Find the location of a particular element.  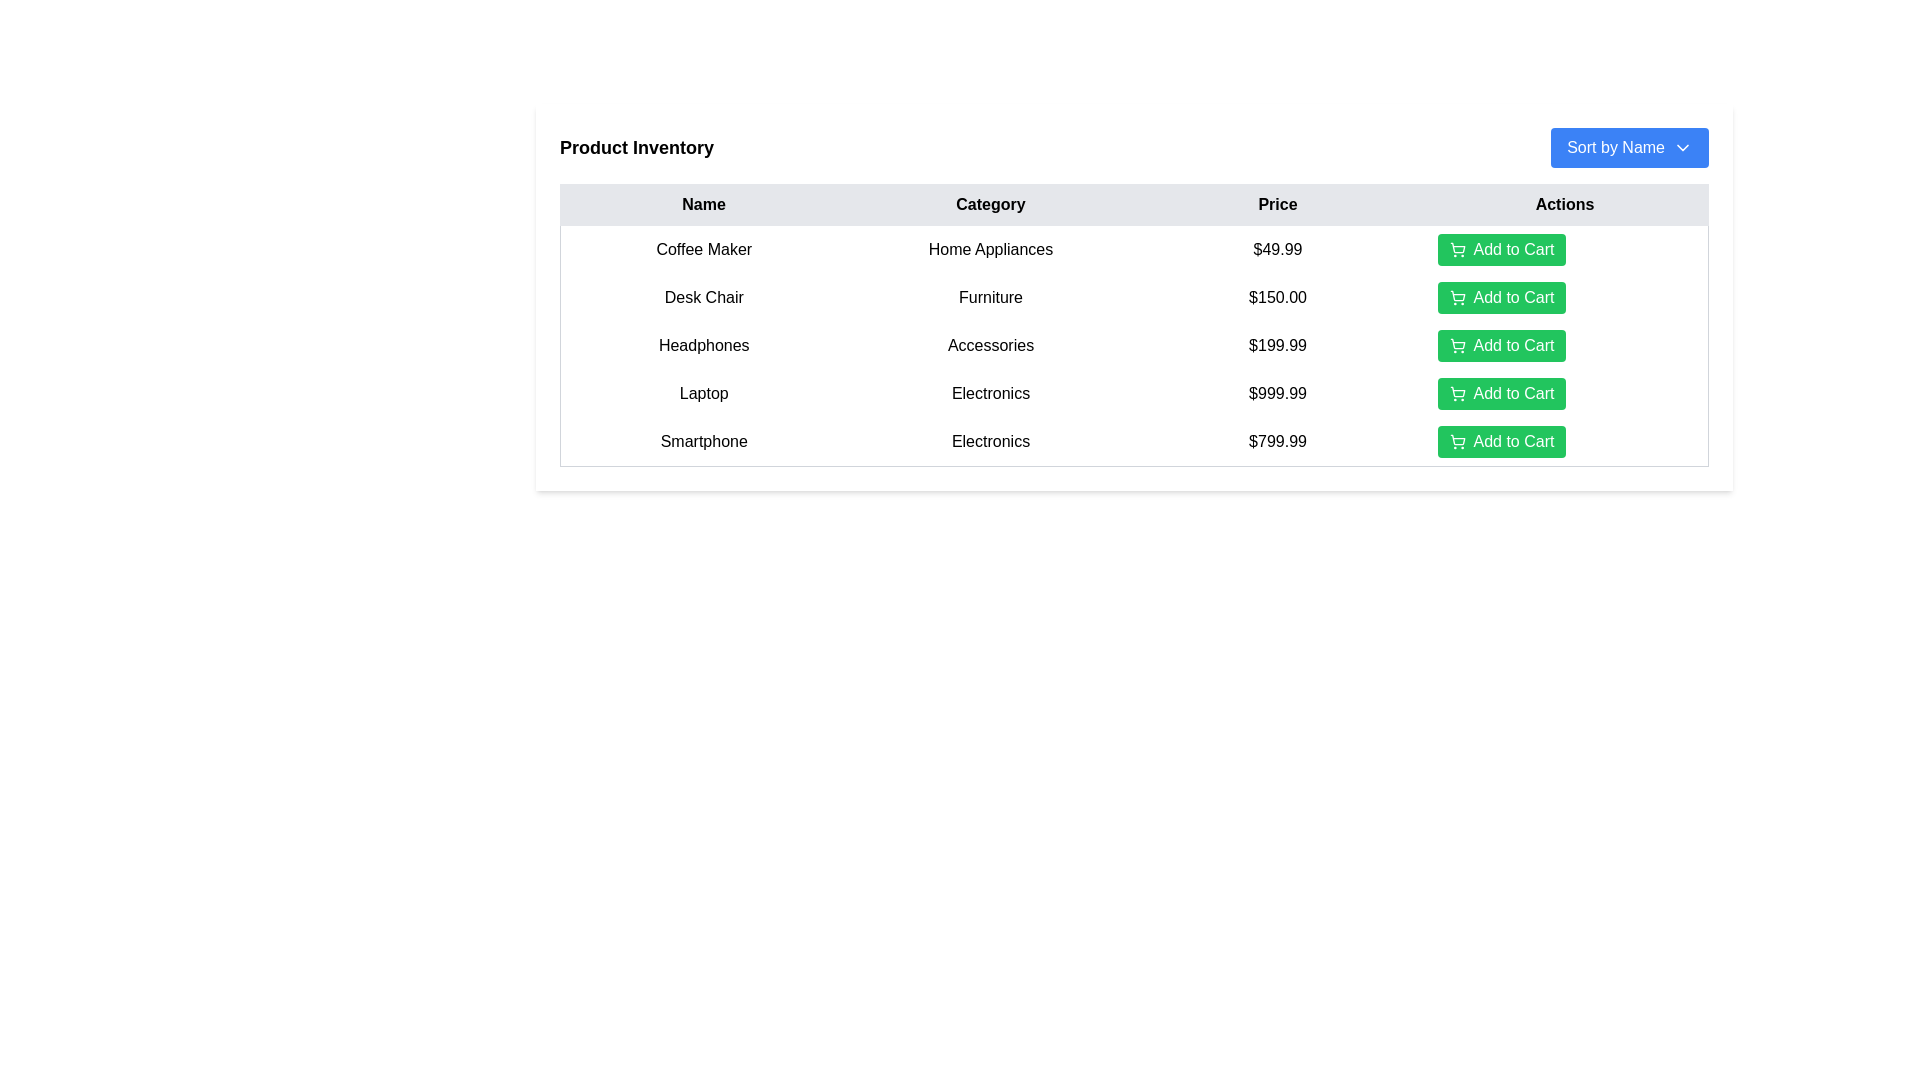

the 'Add to Cart' button for the Coffee Maker product, located in the last column of the first row under the 'Actions' column, to observe any hover effects is located at coordinates (1563, 248).